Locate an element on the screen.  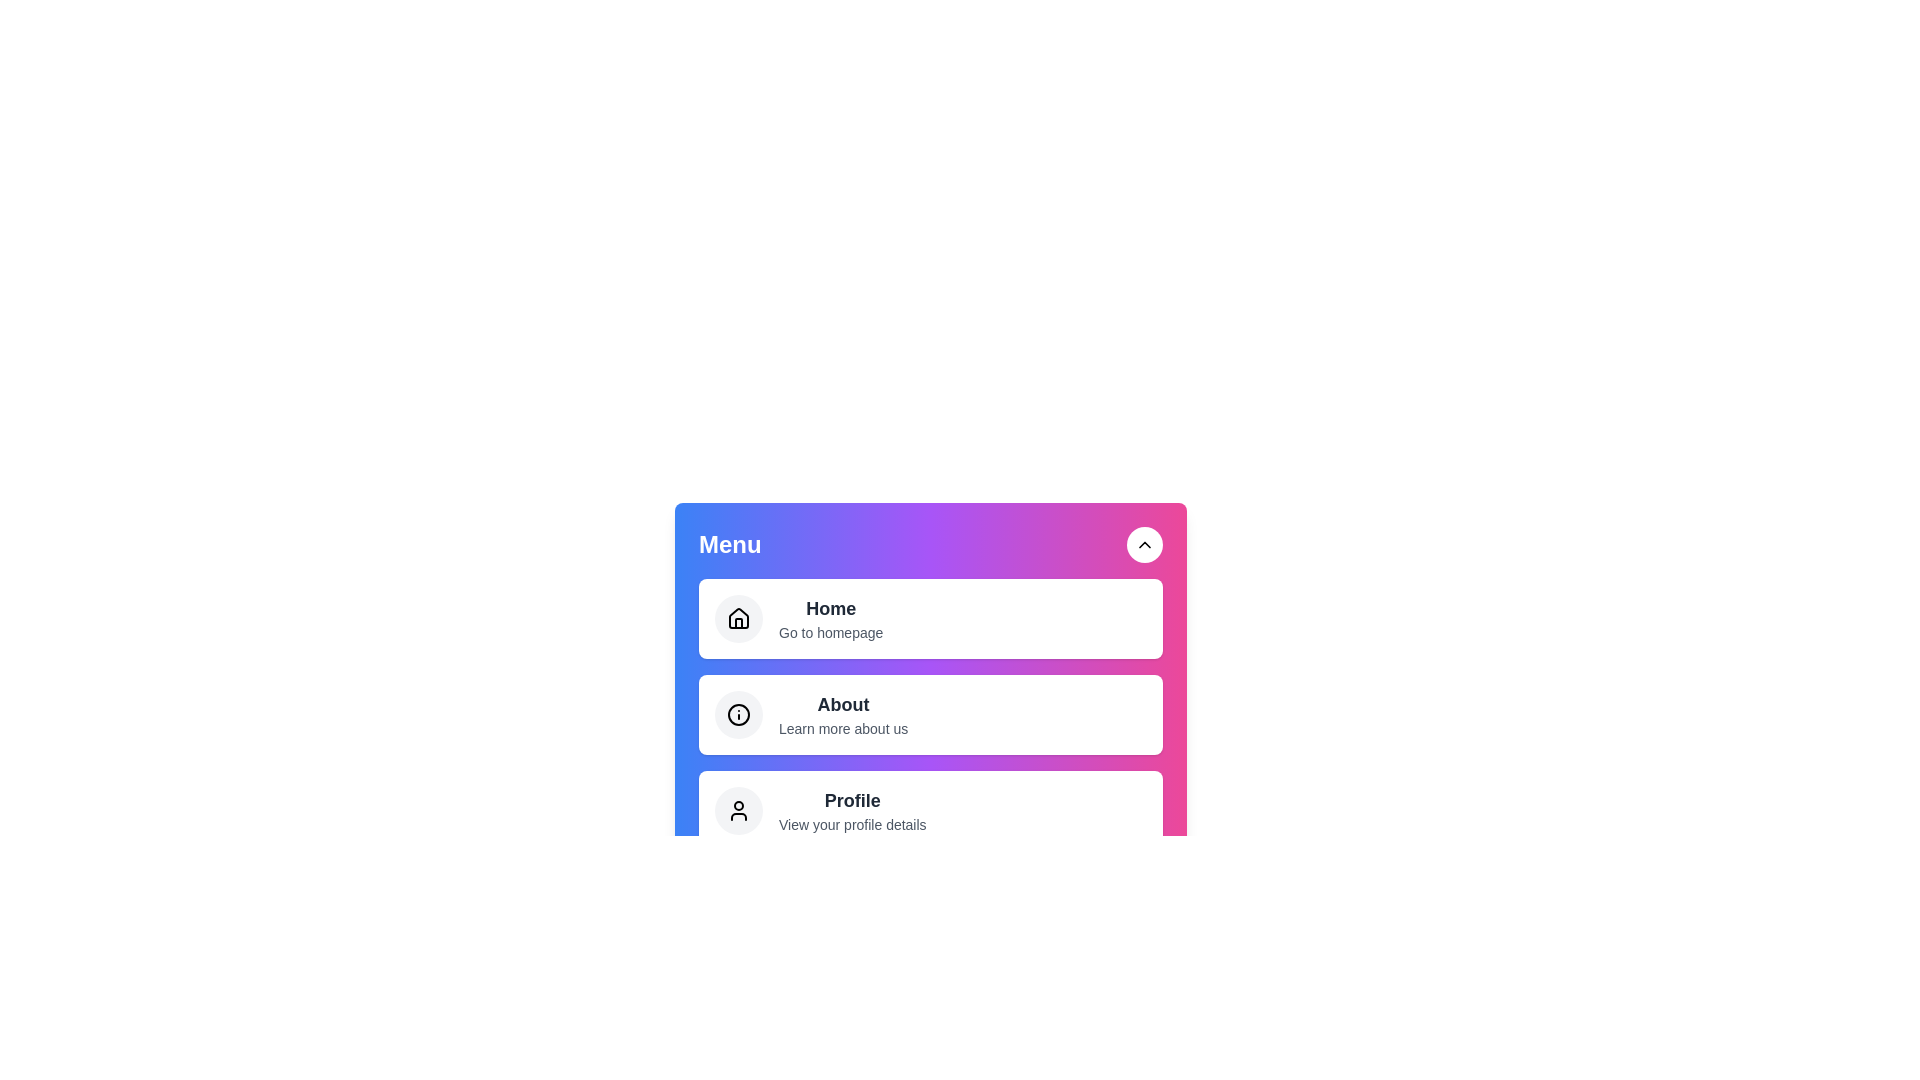
the icon corresponding to the menu item labeled 'About' is located at coordinates (738, 713).